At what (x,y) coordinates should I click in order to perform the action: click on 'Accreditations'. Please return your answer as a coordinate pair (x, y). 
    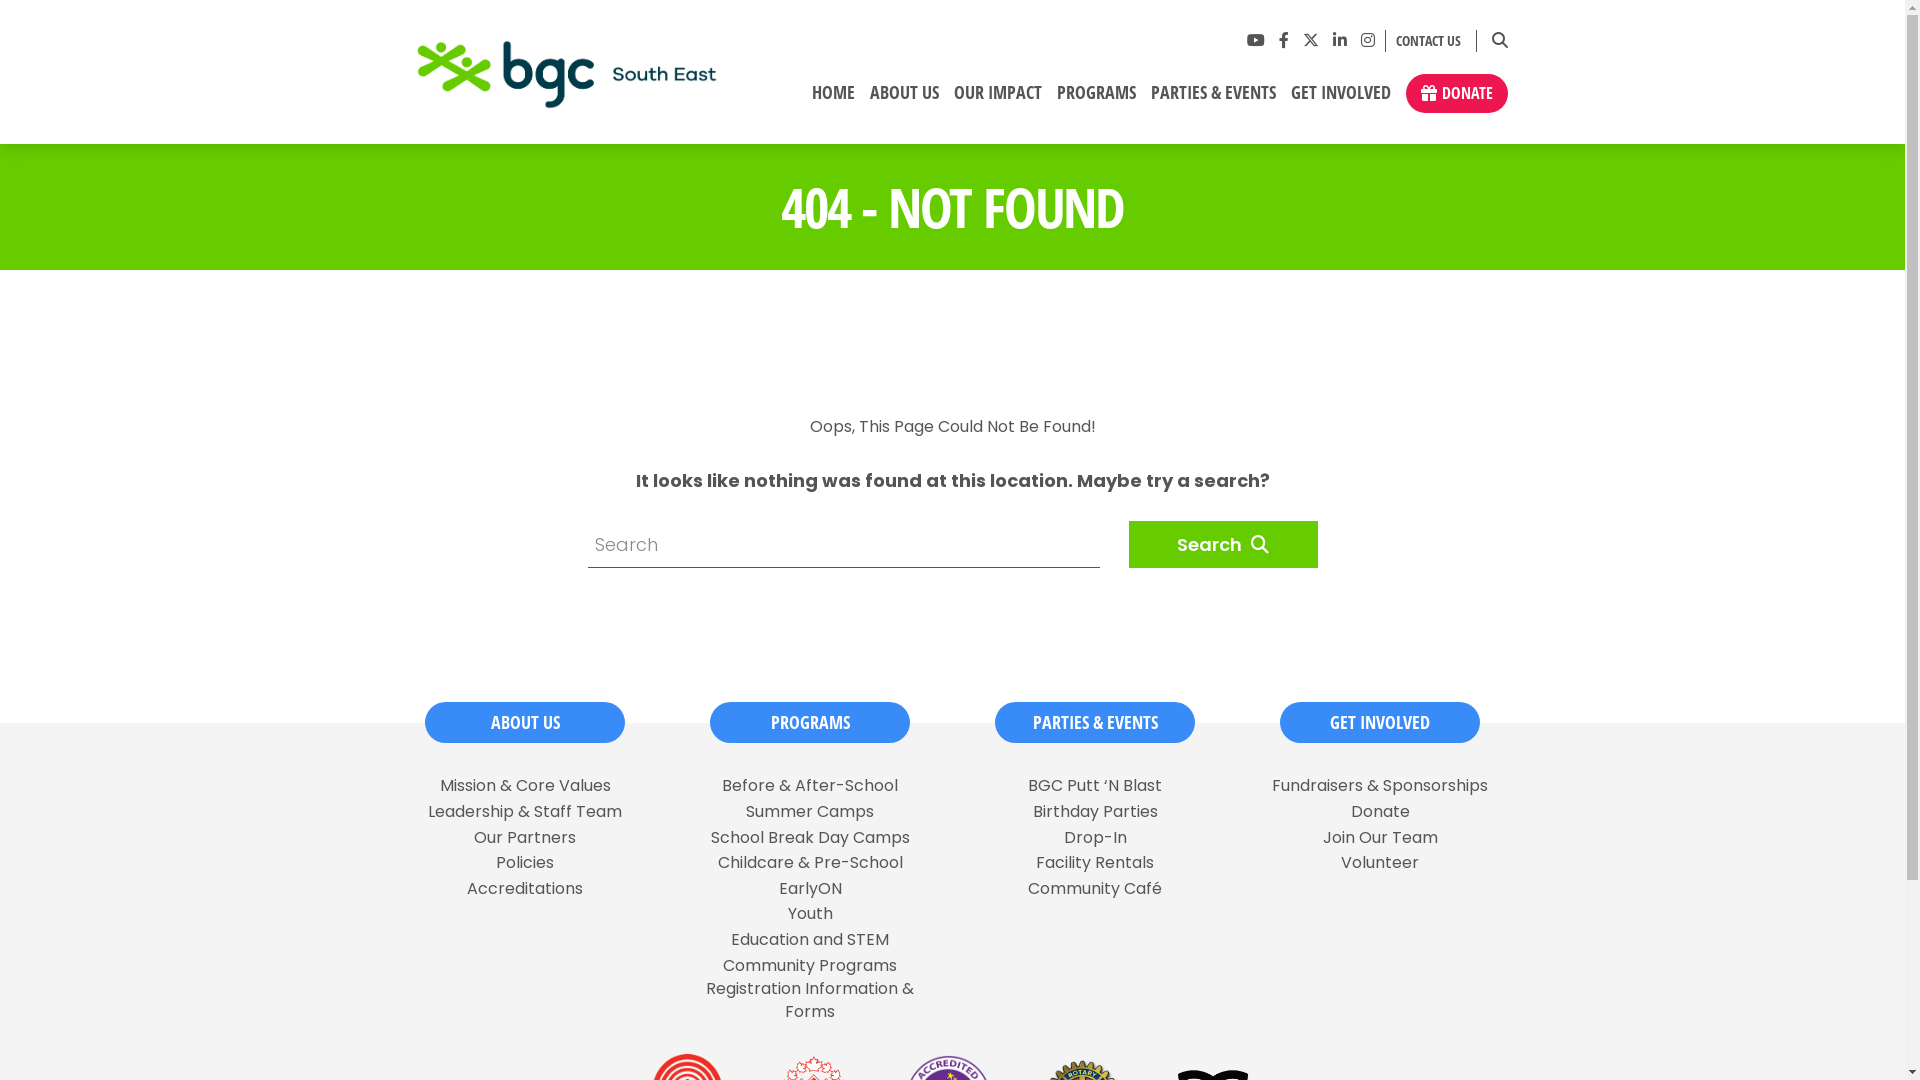
    Looking at the image, I should click on (524, 887).